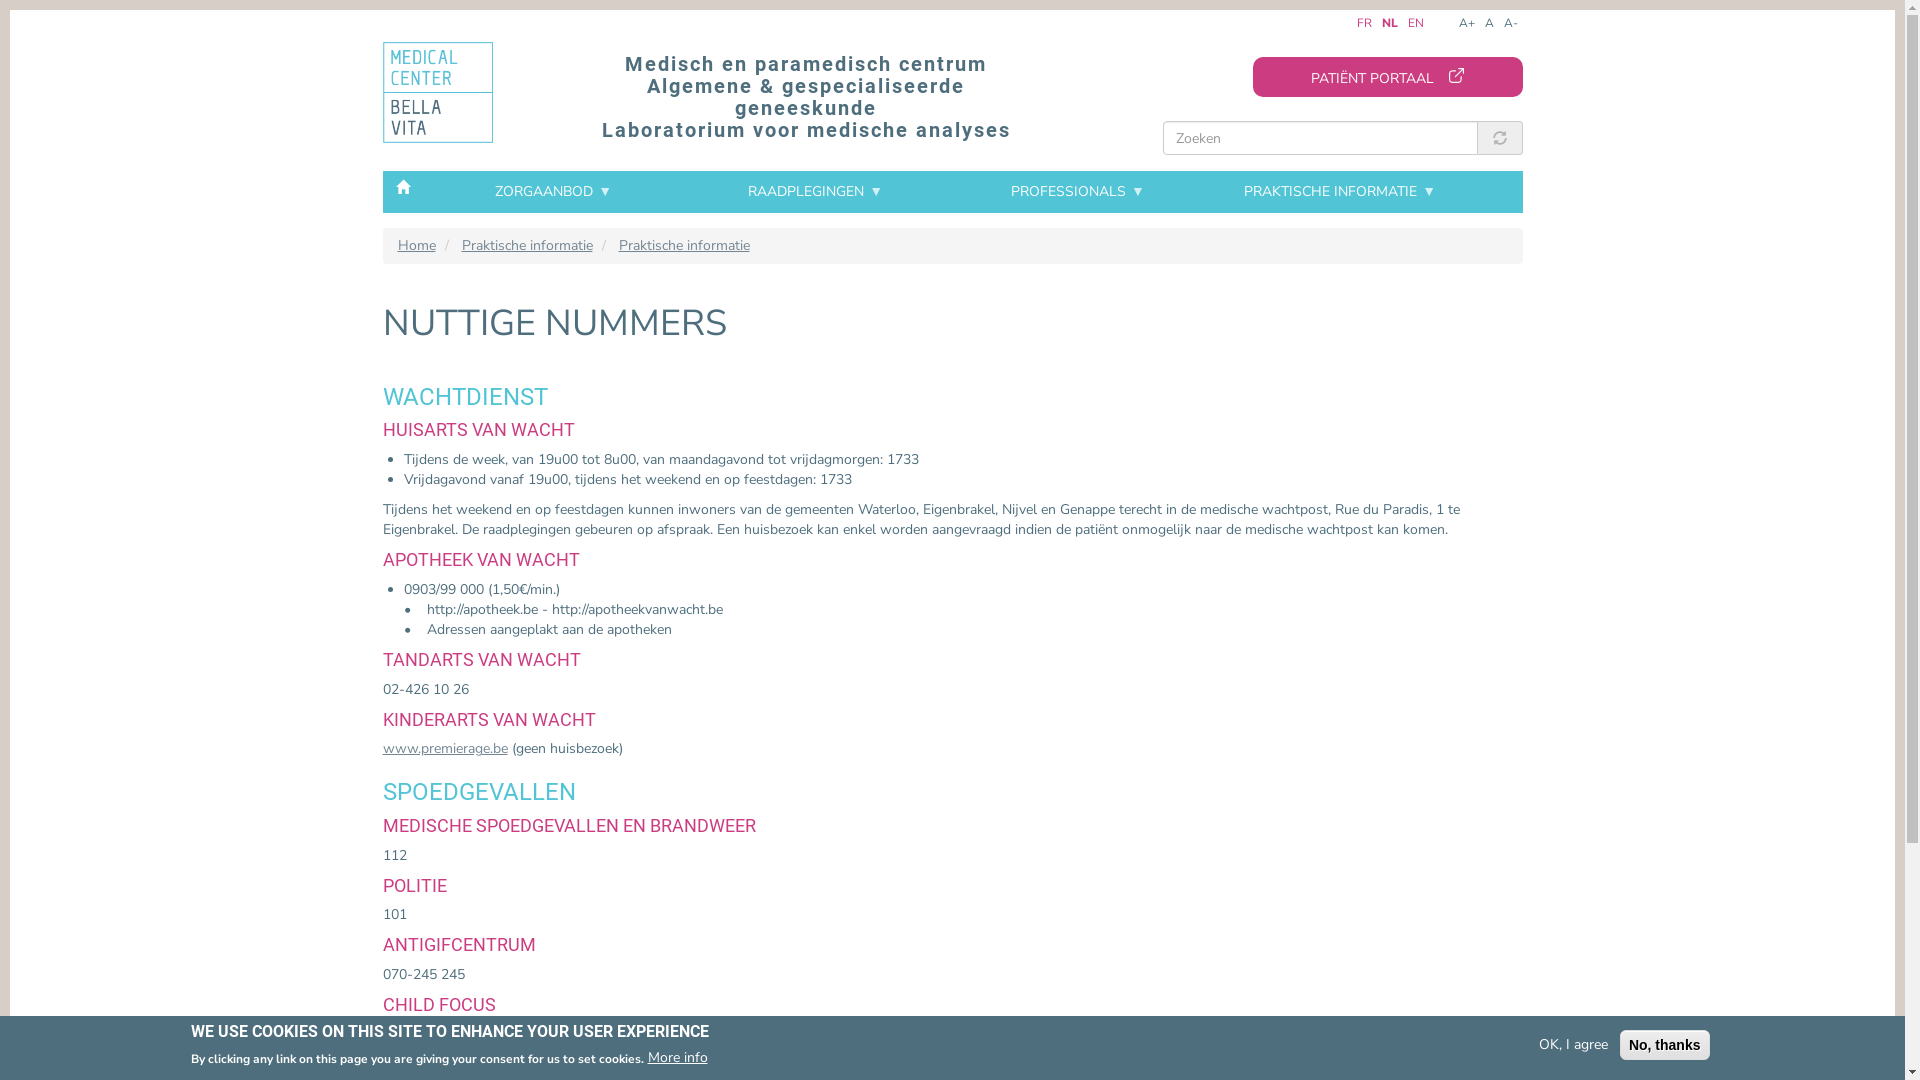  What do you see at coordinates (1208, 192) in the screenshot?
I see `'PRAKTISCHE INFORMATIE'` at bounding box center [1208, 192].